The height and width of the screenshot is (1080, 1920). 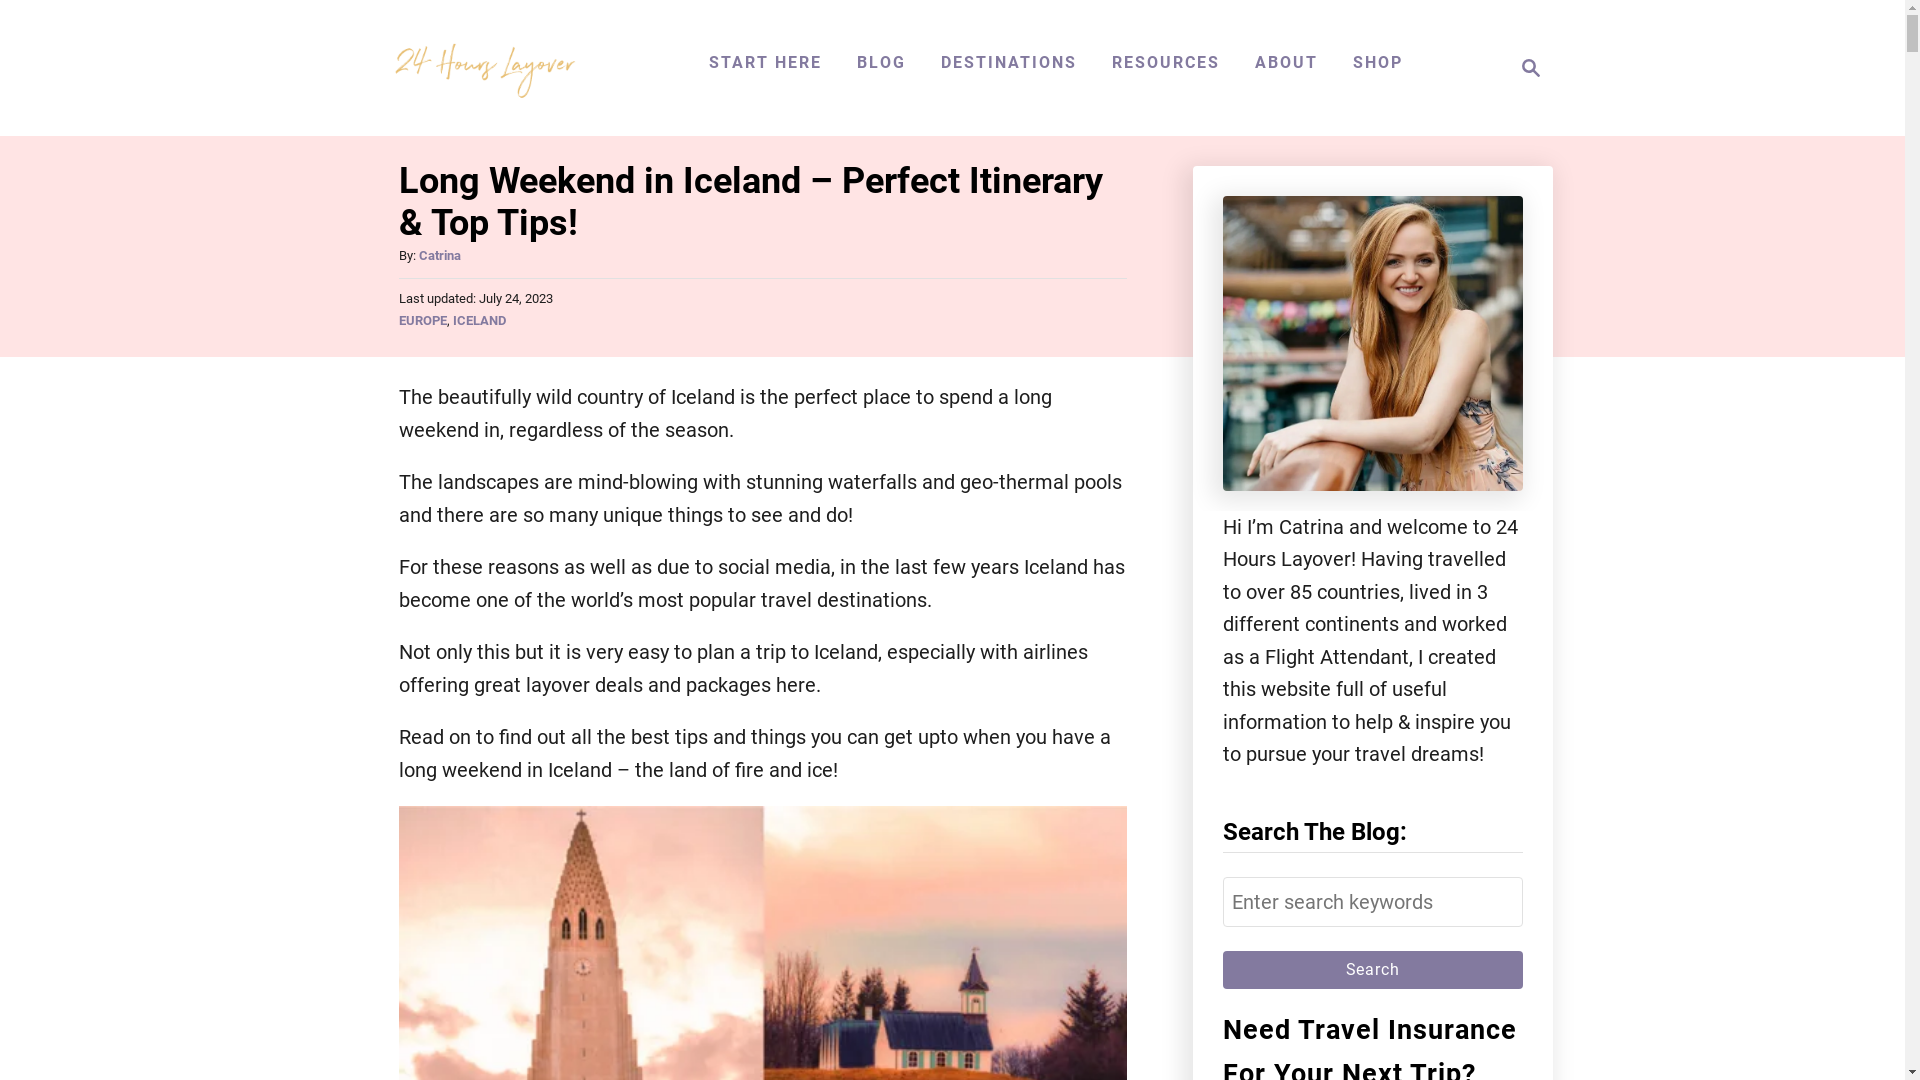 What do you see at coordinates (450, 319) in the screenshot?
I see `'ICELAND'` at bounding box center [450, 319].